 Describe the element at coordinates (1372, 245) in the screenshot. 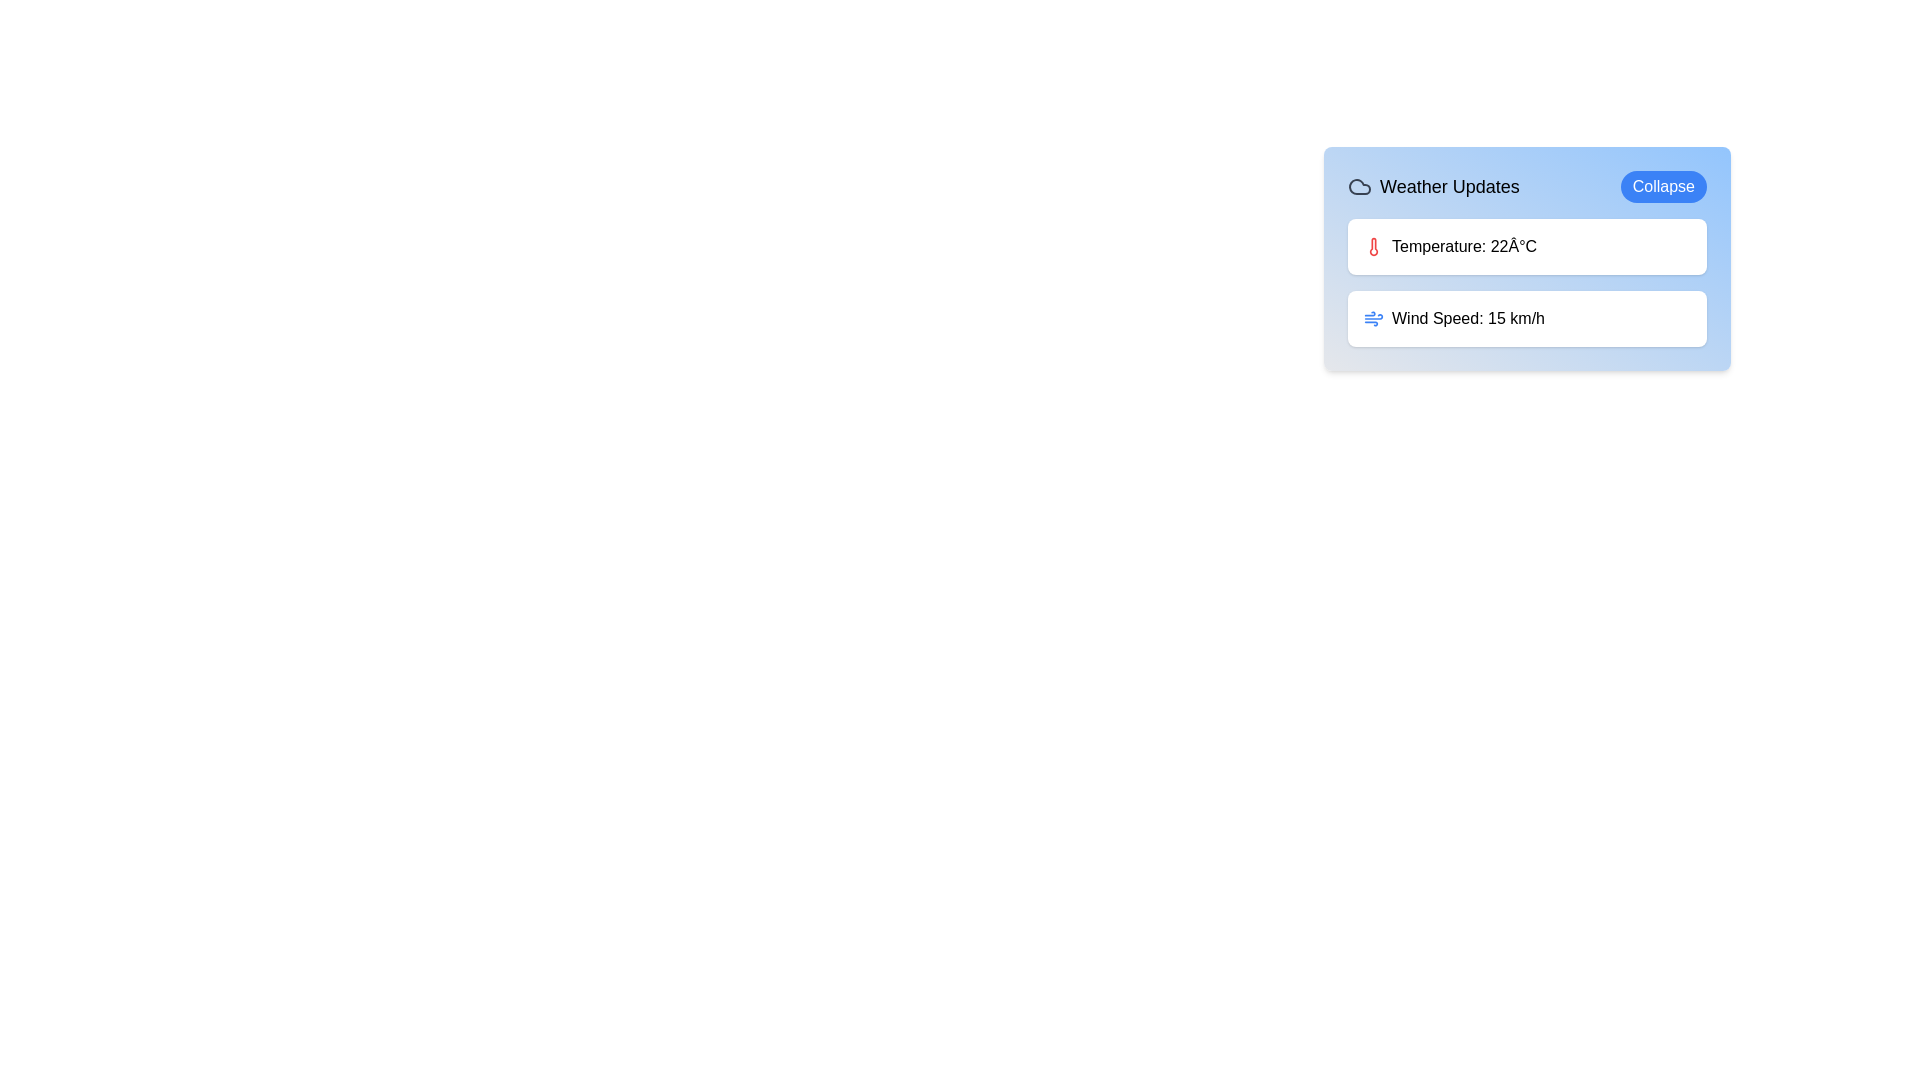

I see `the slender vertical rectangular thermometer icon filled with red color, located to the left of the label 'Temperature: 22°C' in the 'Weather Updates' section` at that location.